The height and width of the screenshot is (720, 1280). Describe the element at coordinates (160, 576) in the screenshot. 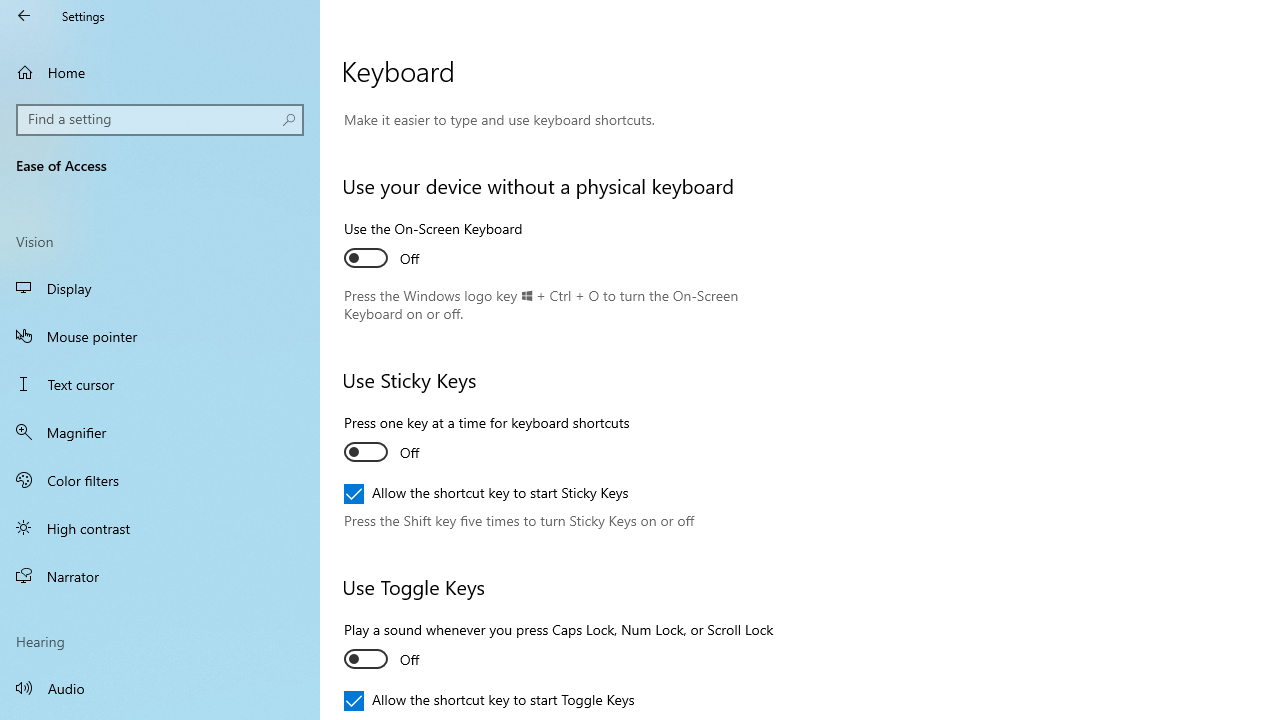

I see `'Narrator'` at that location.